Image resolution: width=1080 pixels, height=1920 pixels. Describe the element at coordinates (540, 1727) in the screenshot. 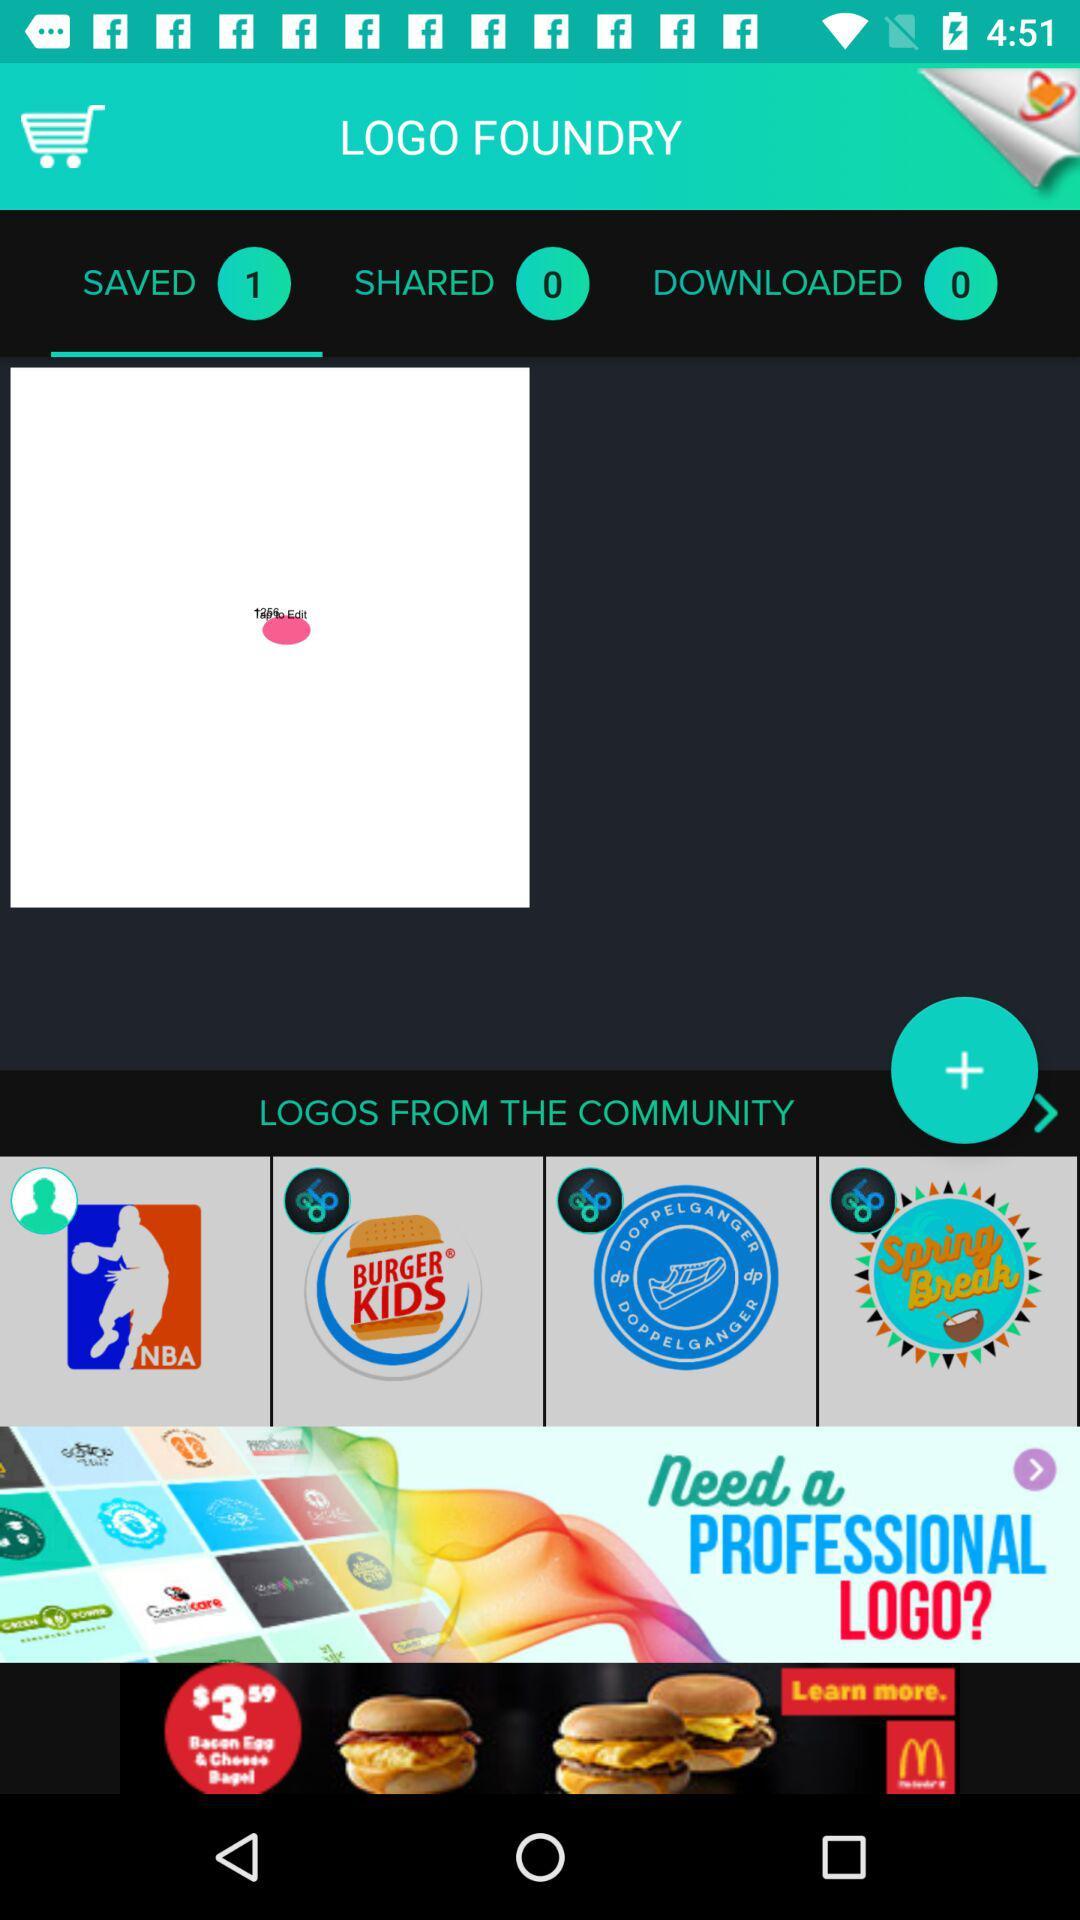

I see `find out more` at that location.